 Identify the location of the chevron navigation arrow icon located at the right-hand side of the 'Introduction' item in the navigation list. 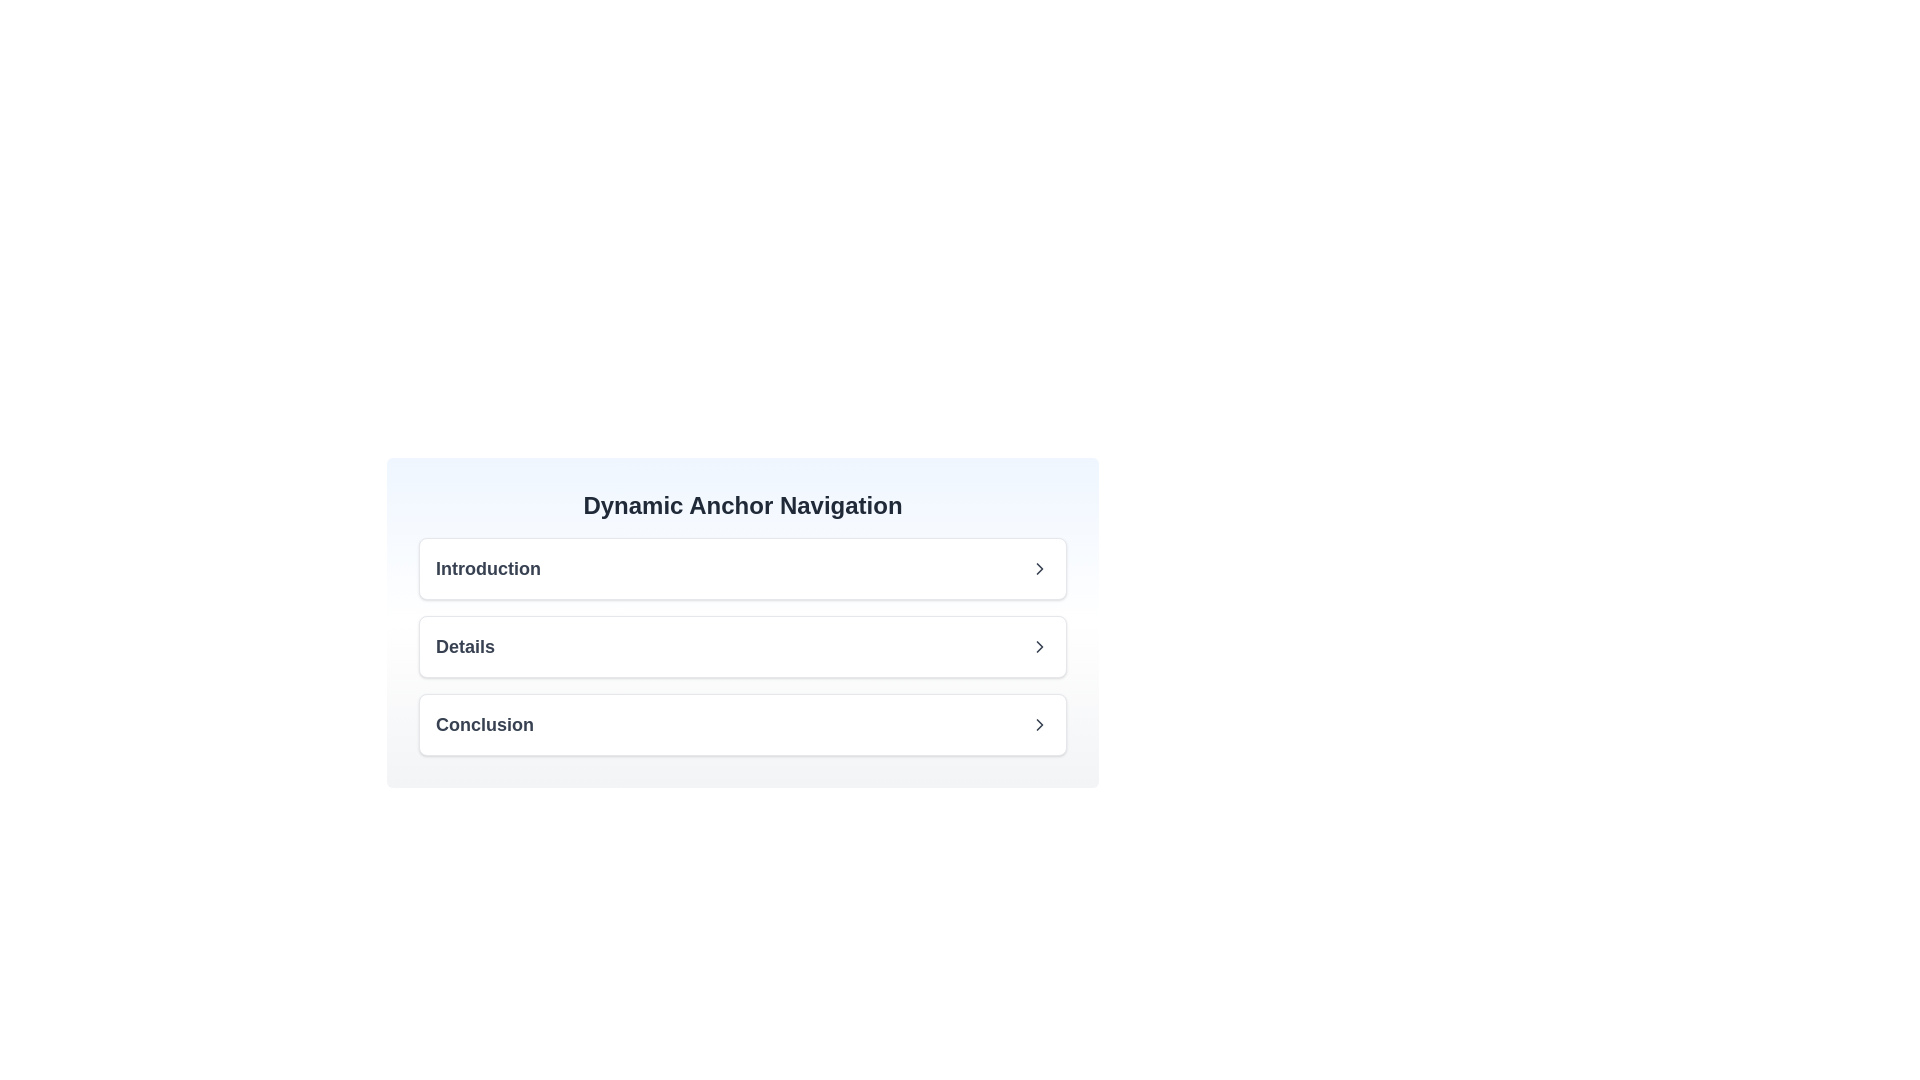
(1040, 569).